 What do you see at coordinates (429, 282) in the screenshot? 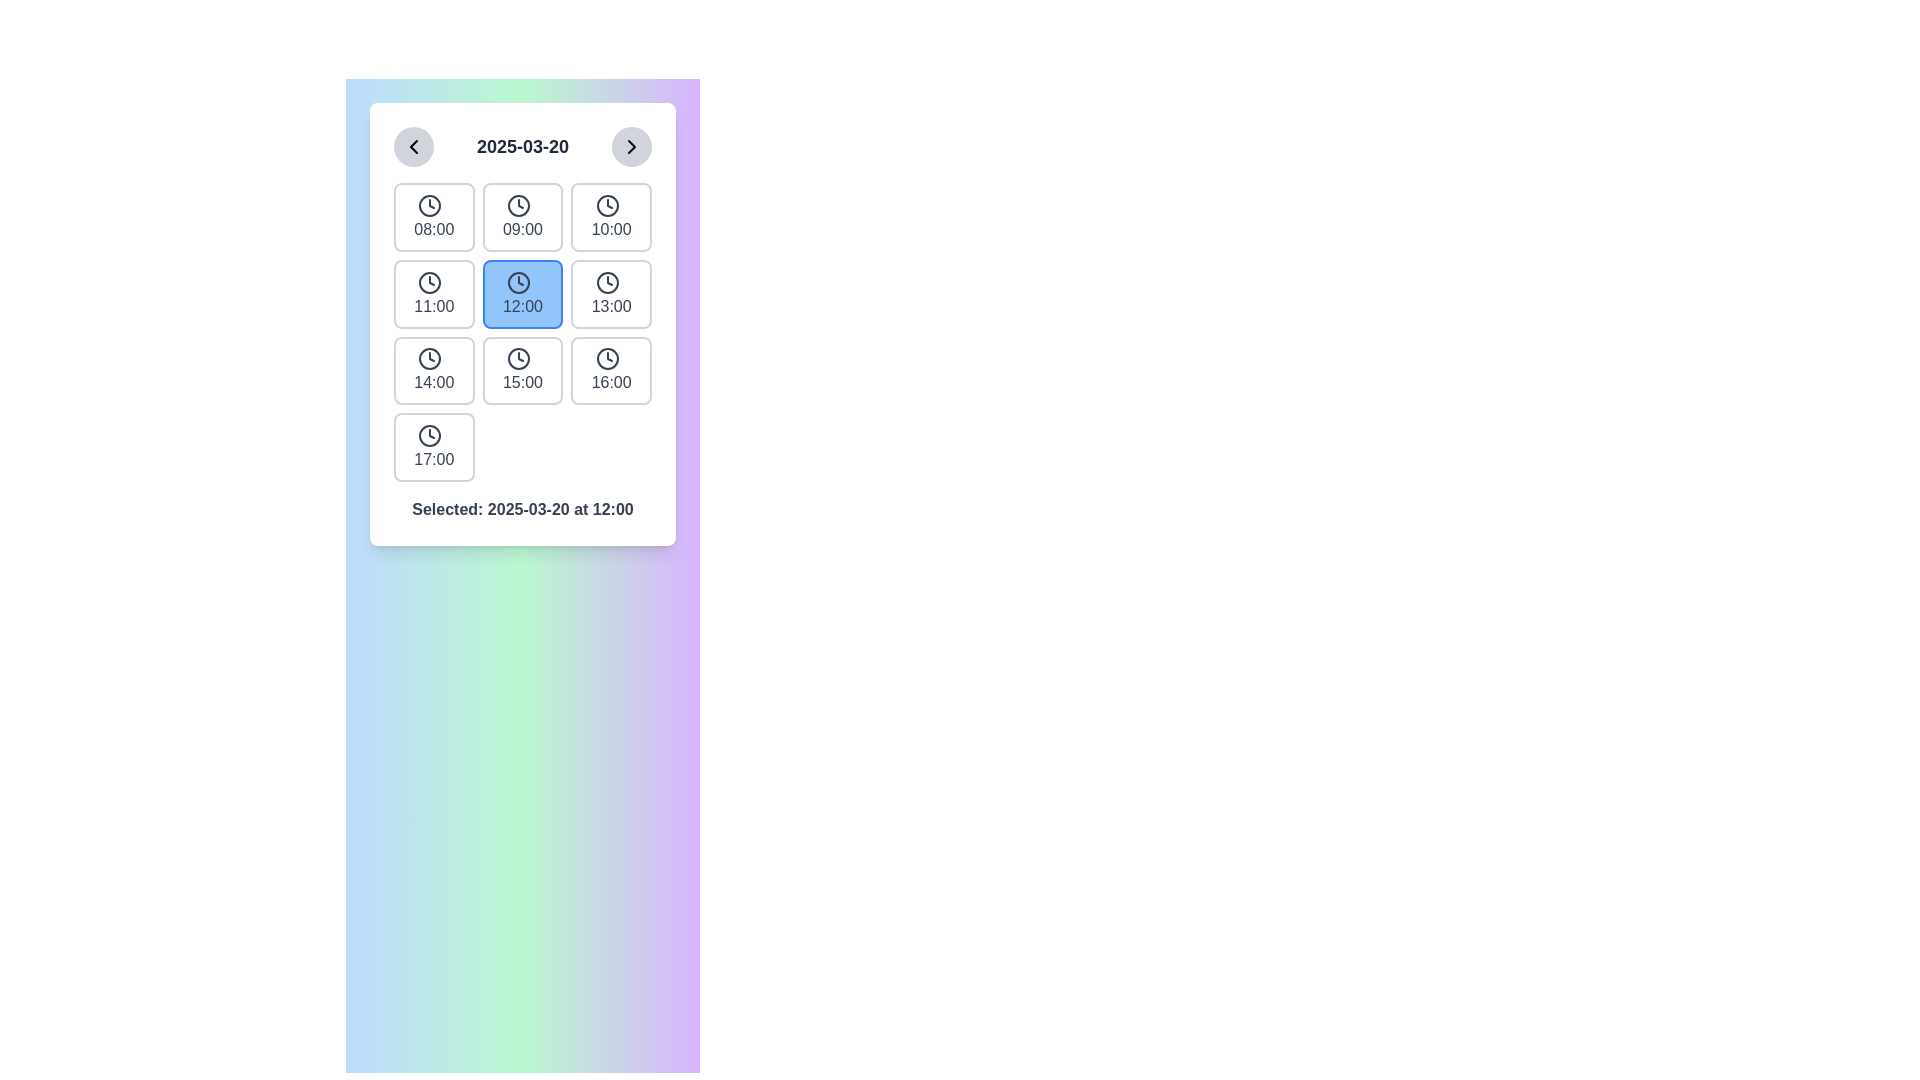
I see `the circular graphical icon representing the clock face at '11:00'` at bounding box center [429, 282].